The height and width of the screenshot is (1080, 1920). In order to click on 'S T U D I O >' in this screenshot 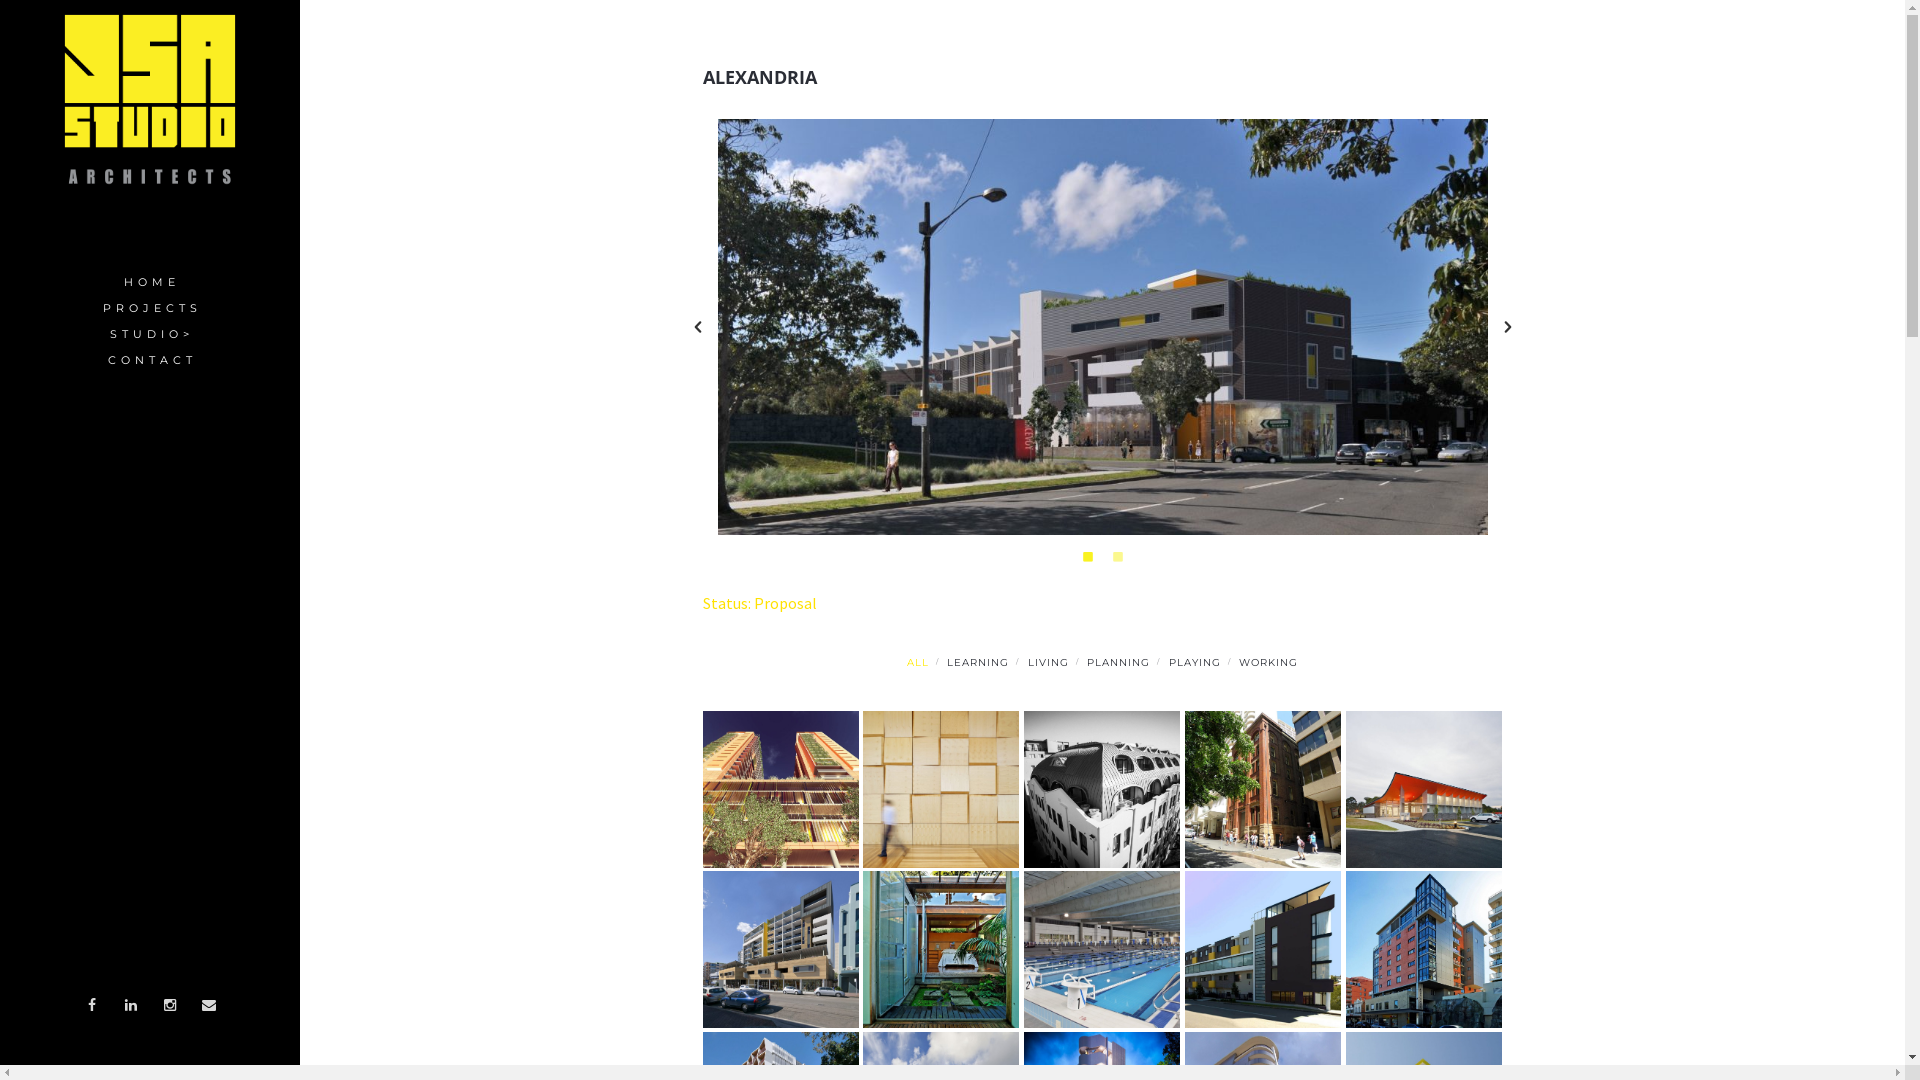, I will do `click(0, 334)`.